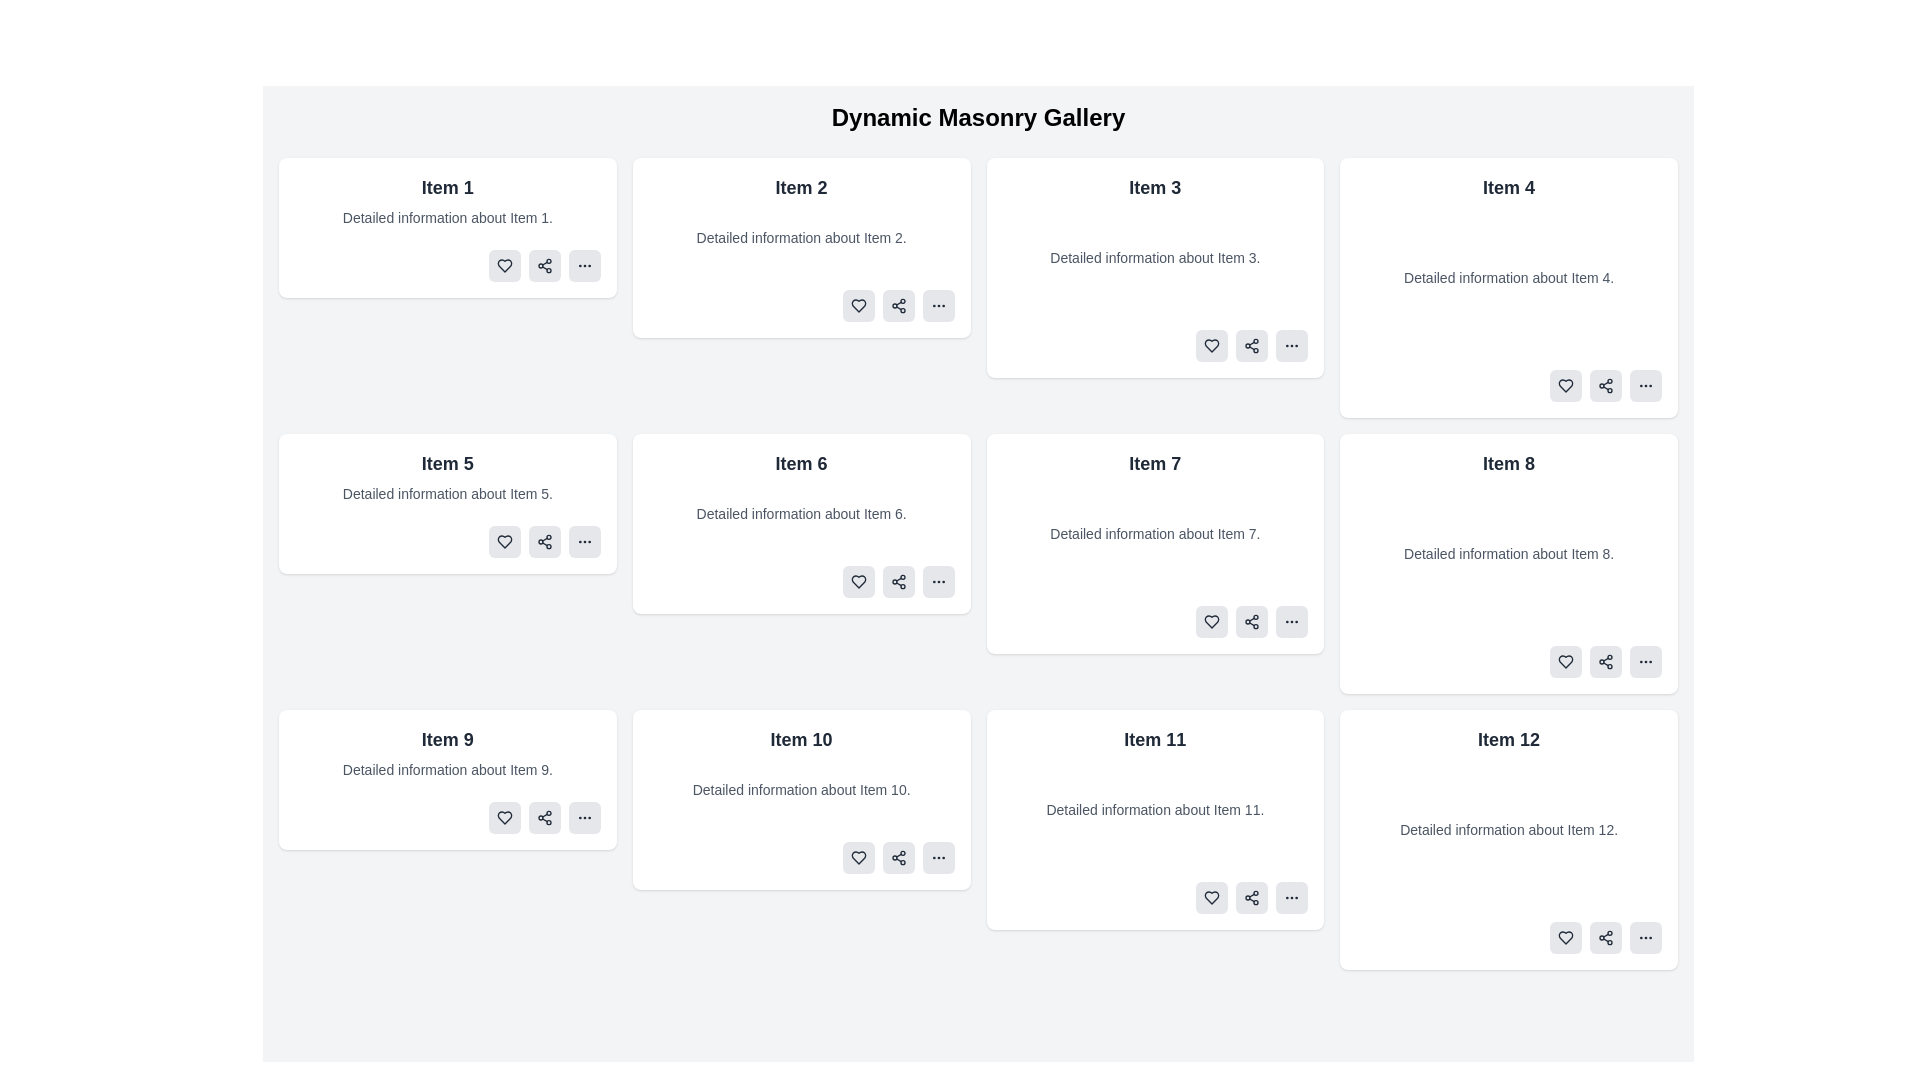 This screenshot has width=1920, height=1080. I want to click on the informational text label that describes 'Item 2', which is positioned centrally below the title and above interactive elements, so click(801, 237).